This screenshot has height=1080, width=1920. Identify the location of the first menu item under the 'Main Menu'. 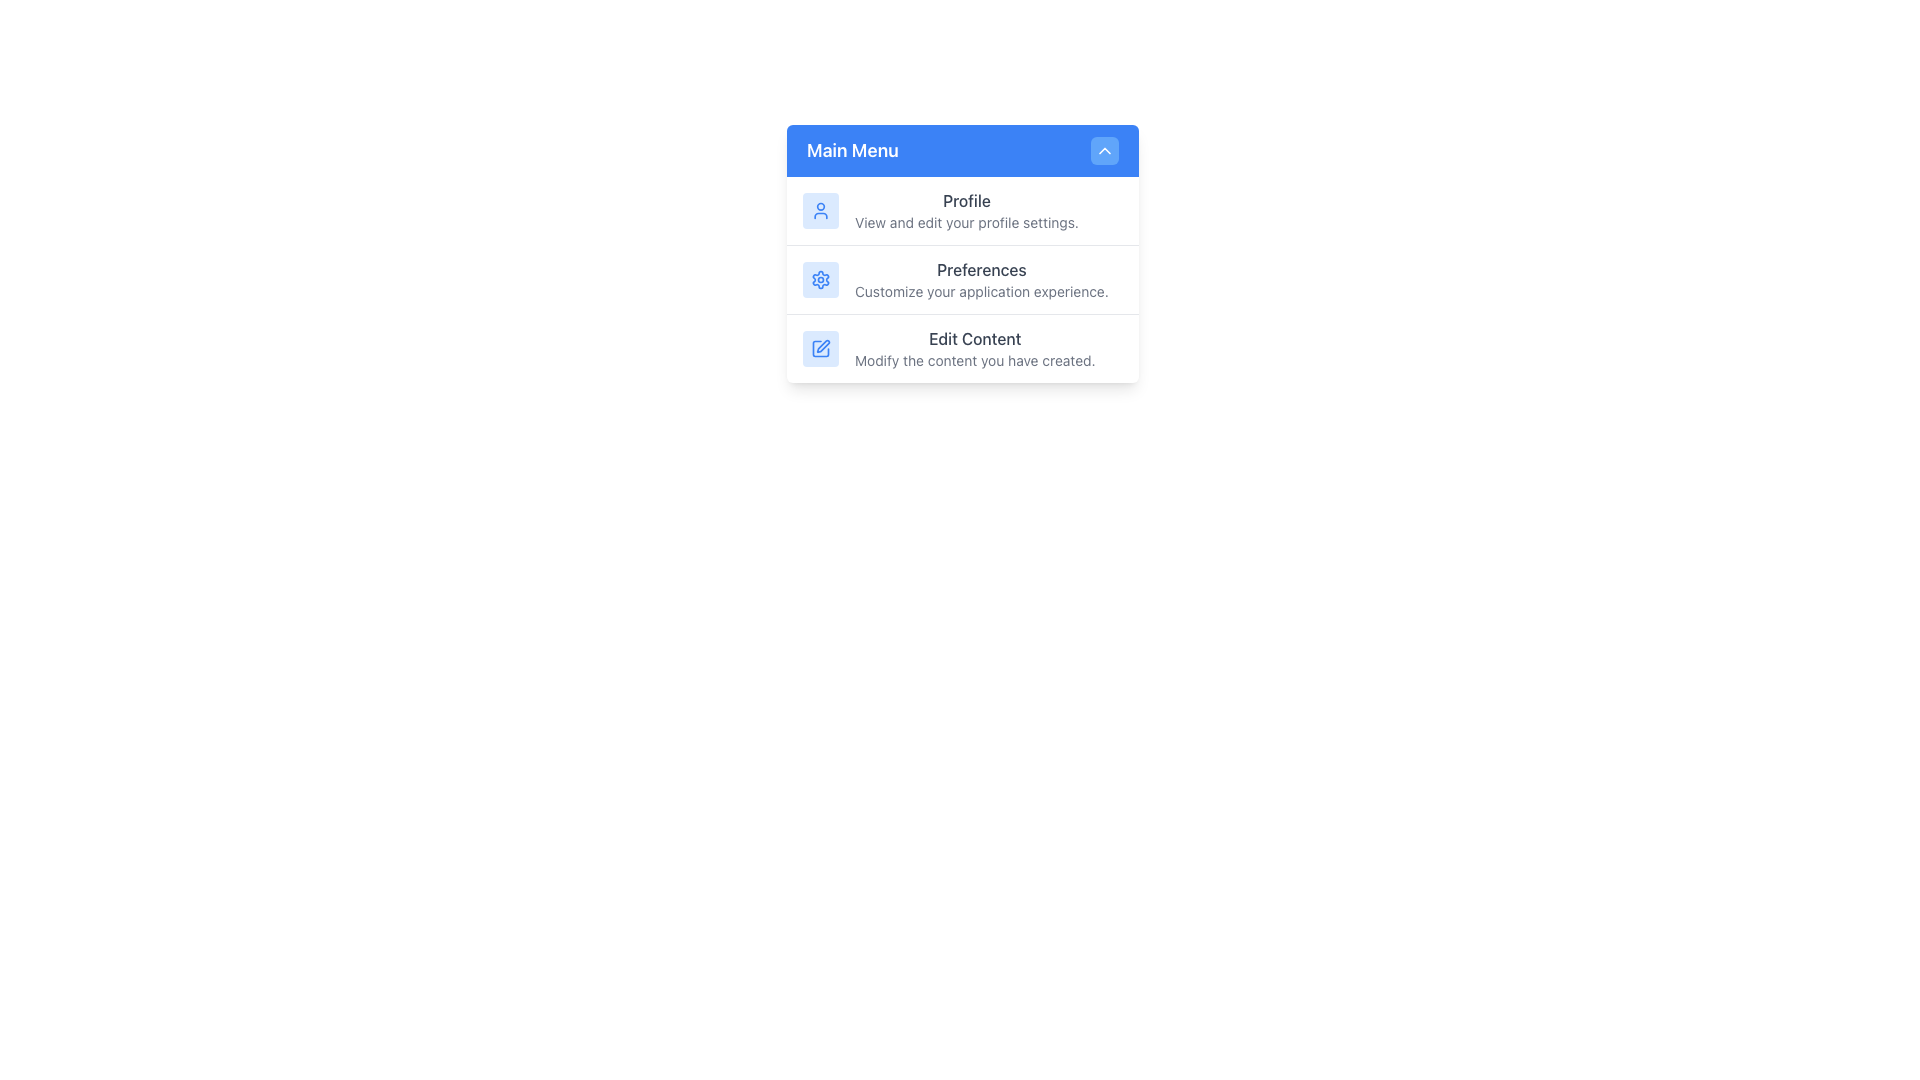
(963, 211).